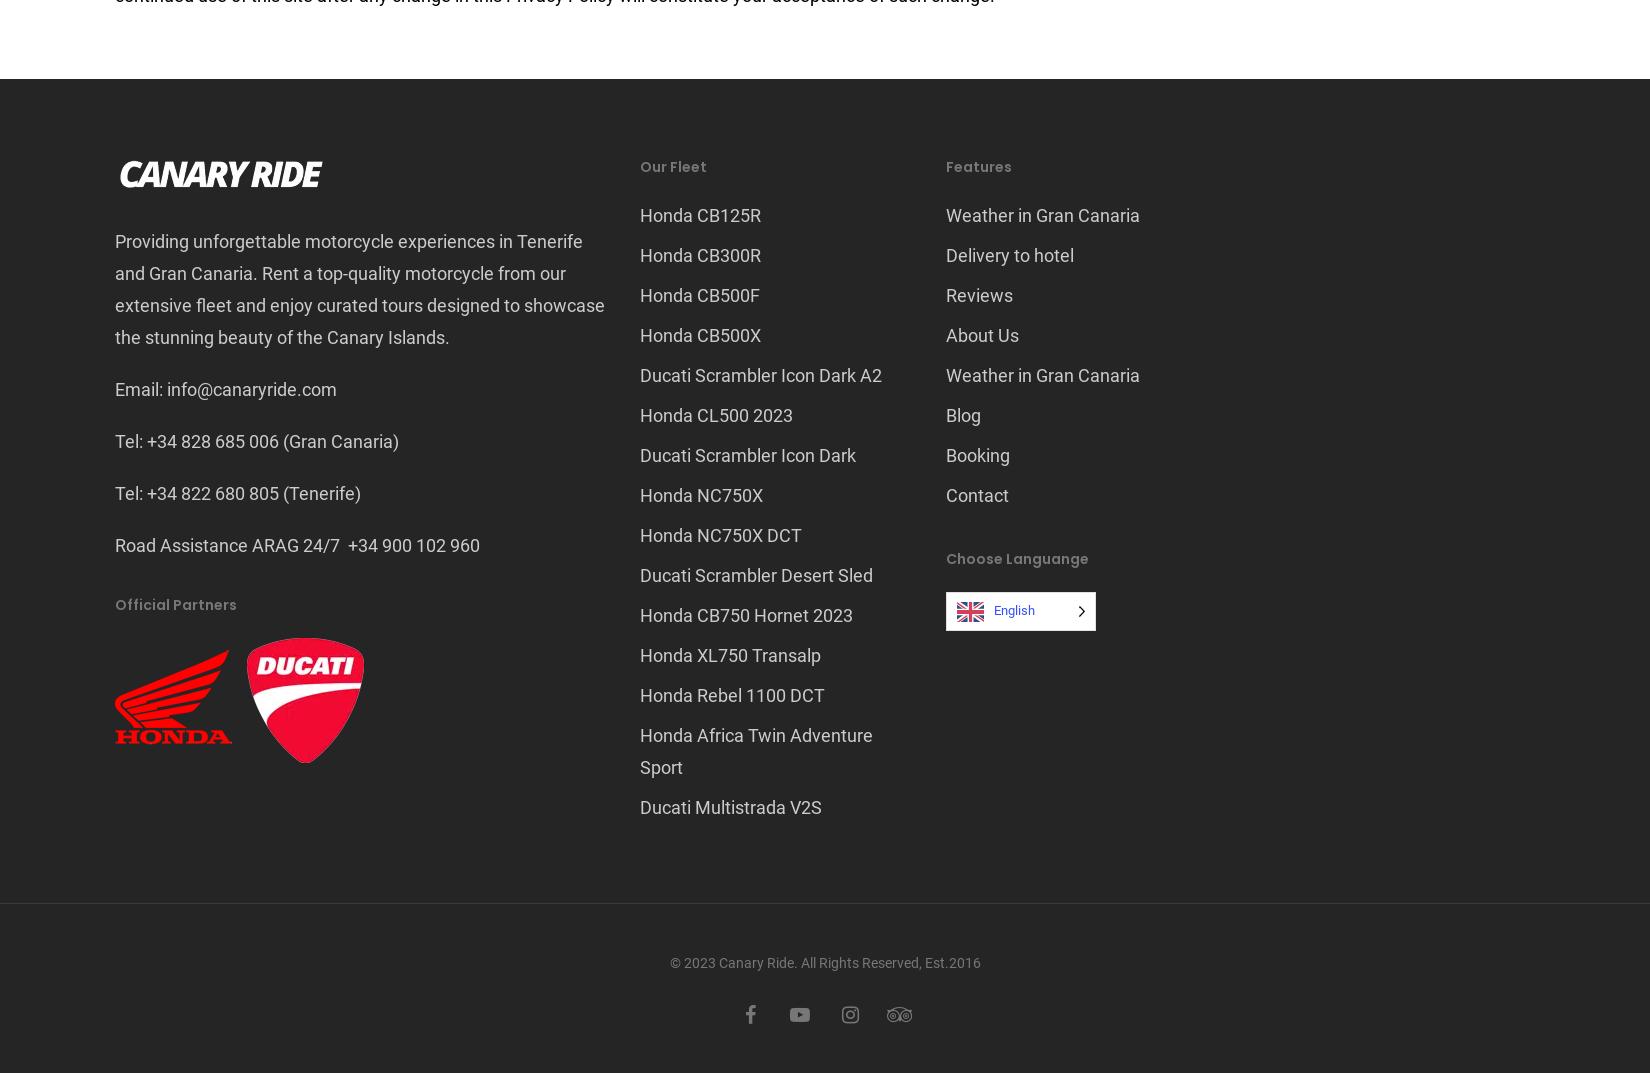  I want to click on 'Providing unforgettable motorcycle experiences in Tenerife and Gran Canaria. Rent a top-quality motorcycle from our extensive fleet and enjoy curated tours designed to showcase the stunning beauty of the Canary Islands.', so click(360, 288).